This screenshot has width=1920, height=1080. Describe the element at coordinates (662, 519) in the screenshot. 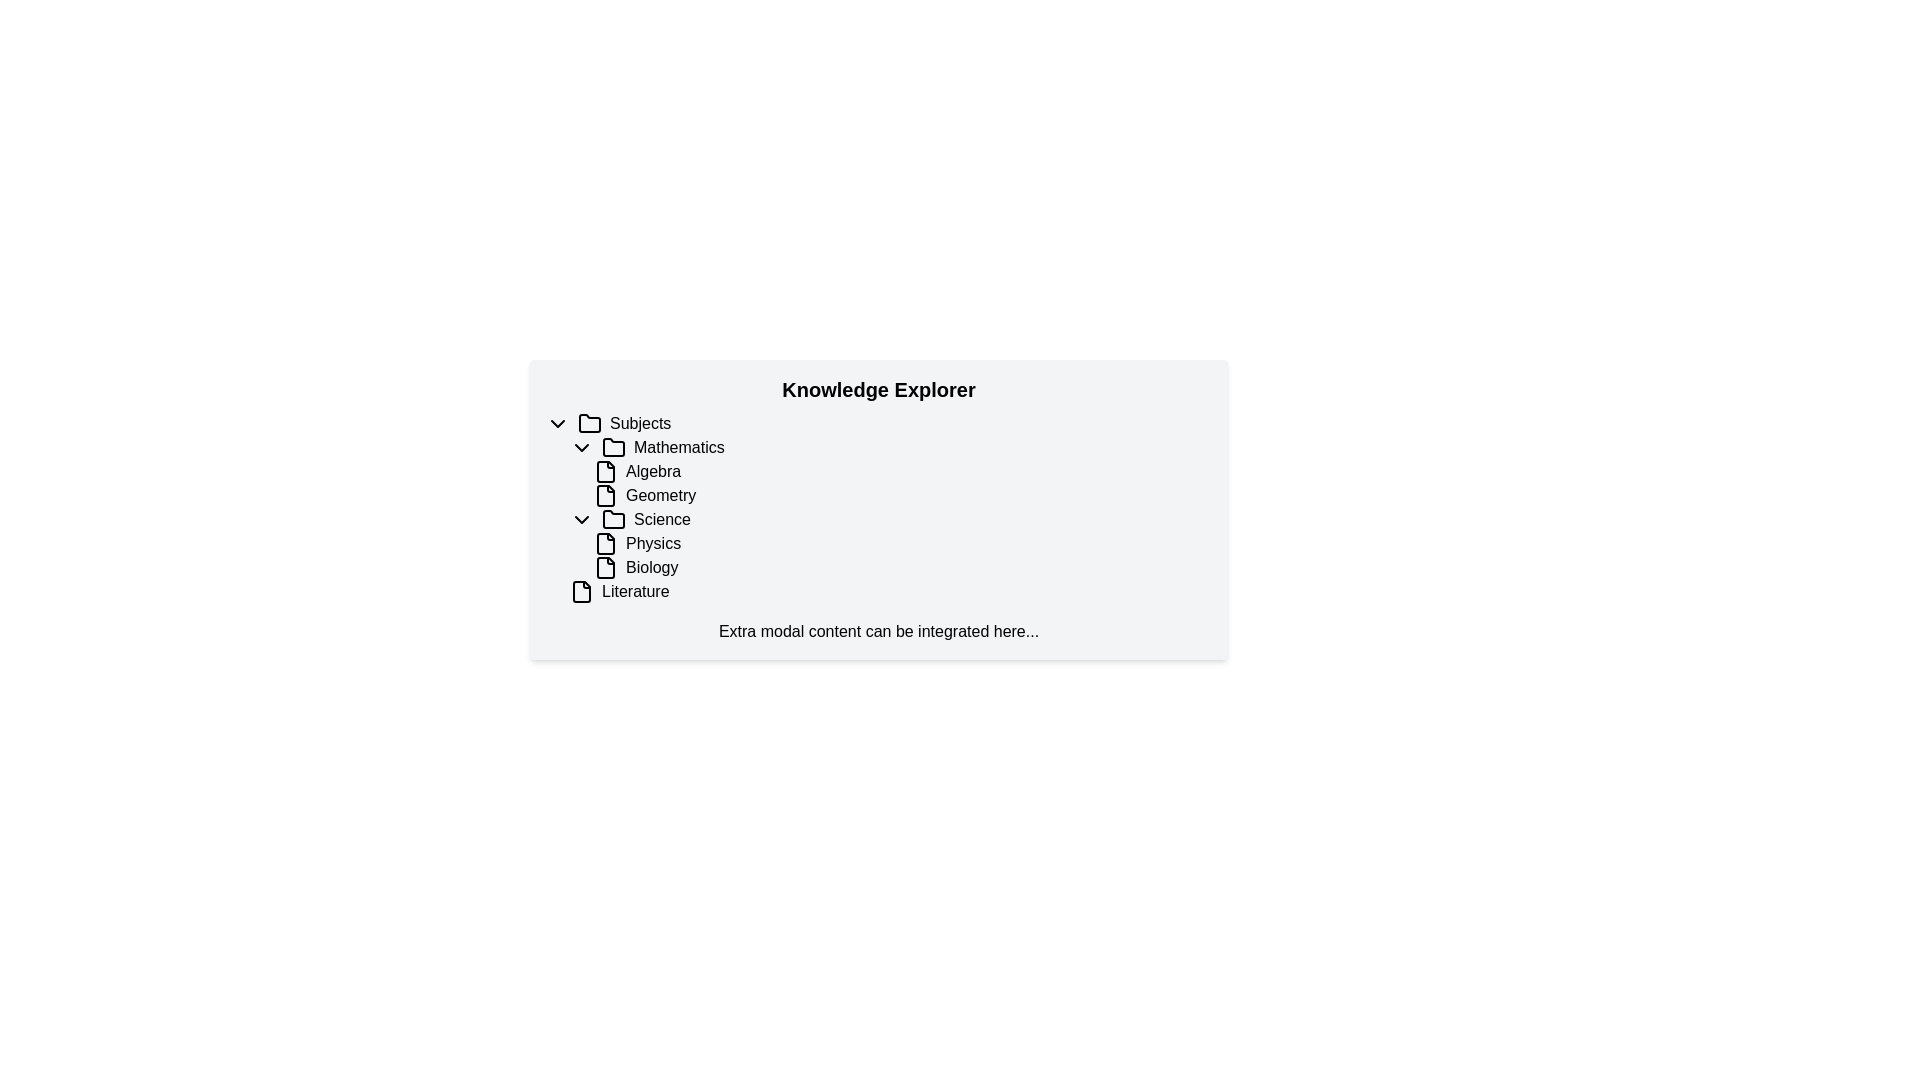

I see `the text label displaying 'Science', which is the third item in the 'Subjects' section under 'Mathematics'` at that location.